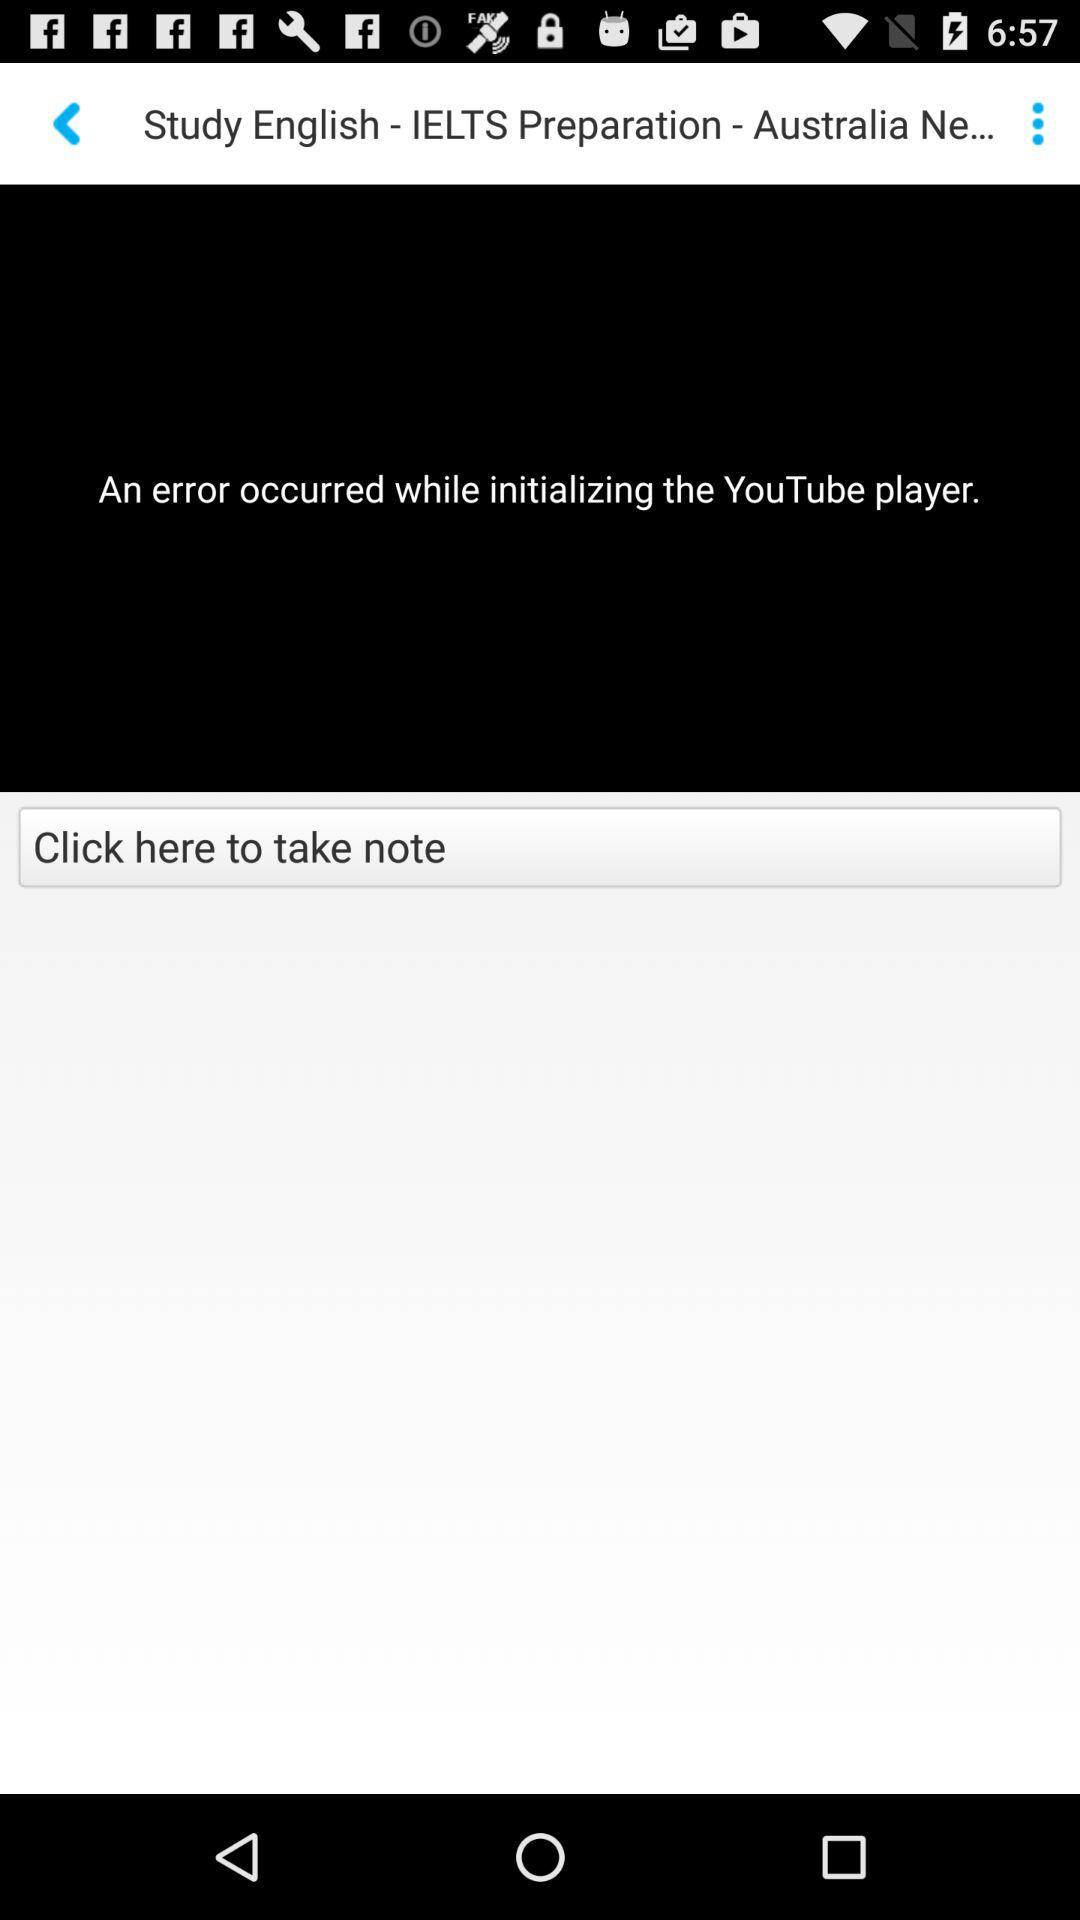 This screenshot has width=1080, height=1920. Describe the element at coordinates (68, 122) in the screenshot. I see `app to the left of study english ielts` at that location.